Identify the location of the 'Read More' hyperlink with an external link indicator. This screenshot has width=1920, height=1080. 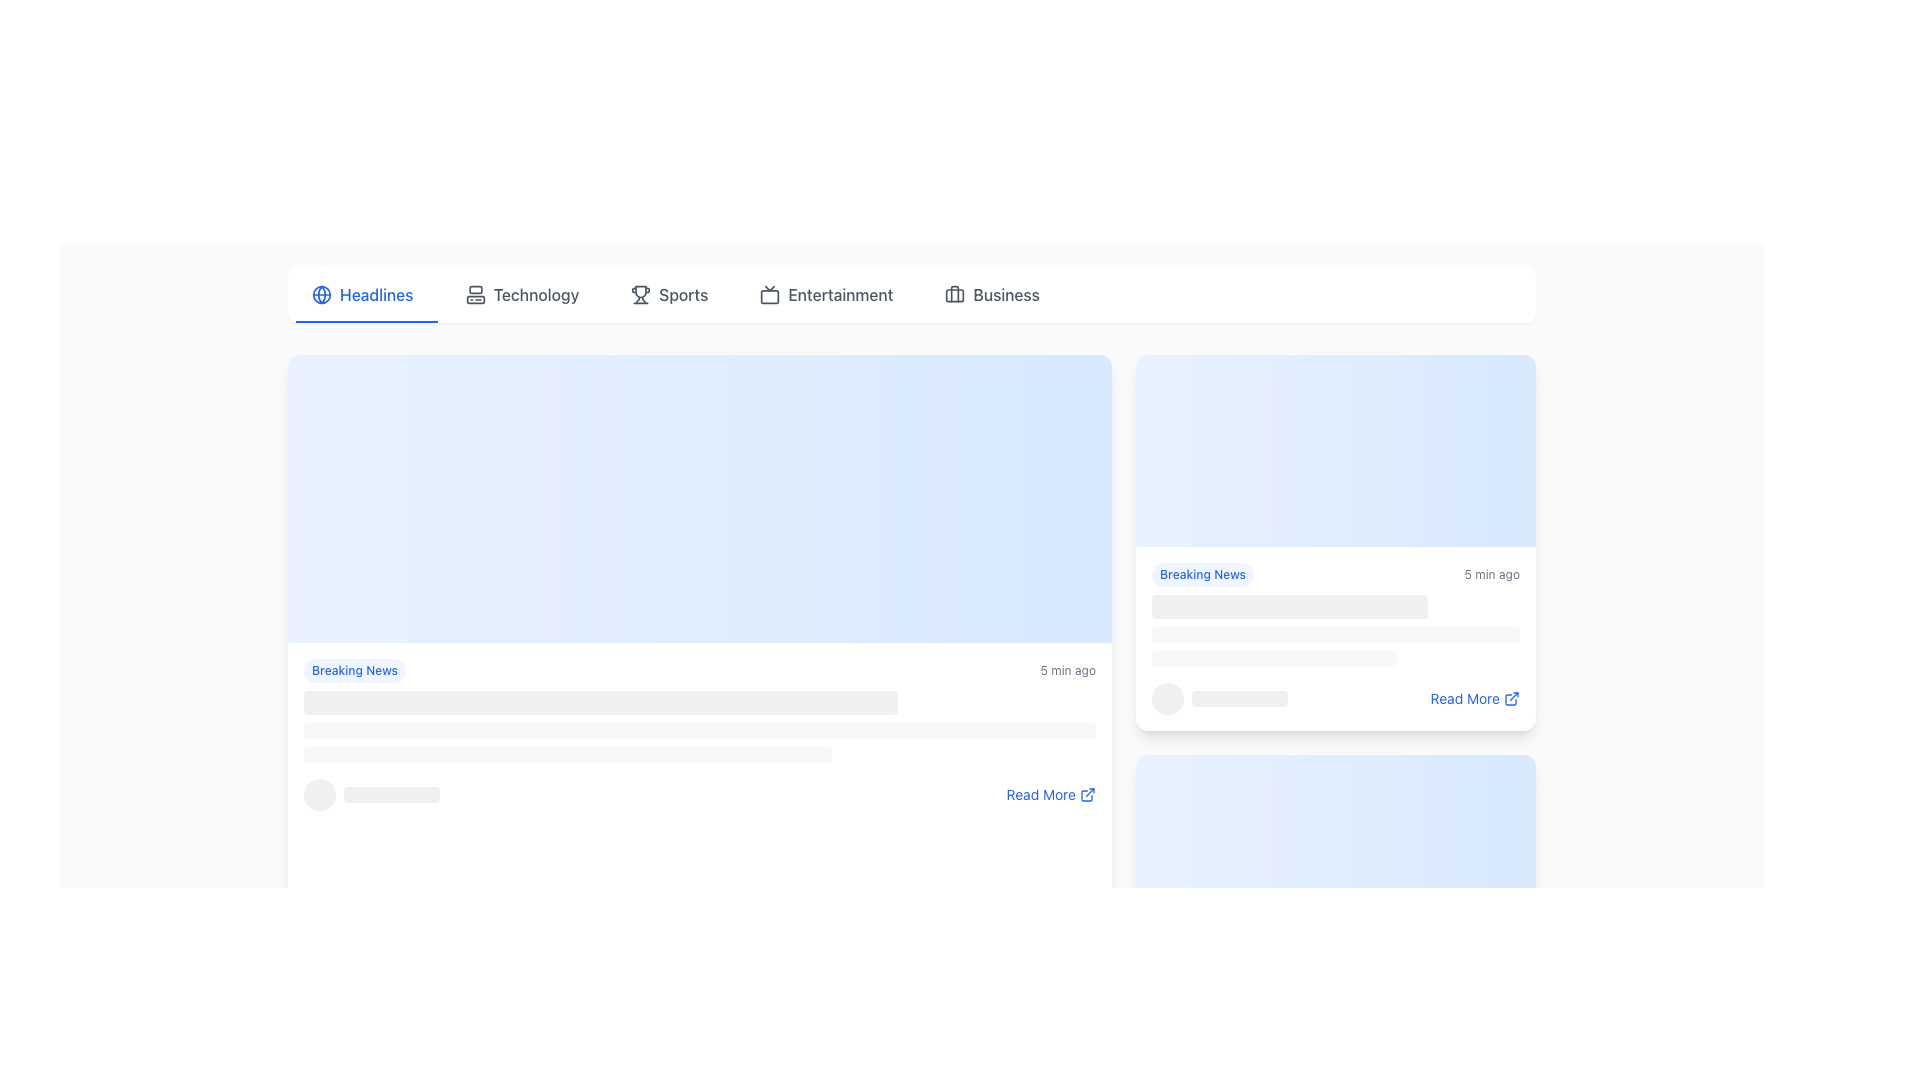
(1050, 793).